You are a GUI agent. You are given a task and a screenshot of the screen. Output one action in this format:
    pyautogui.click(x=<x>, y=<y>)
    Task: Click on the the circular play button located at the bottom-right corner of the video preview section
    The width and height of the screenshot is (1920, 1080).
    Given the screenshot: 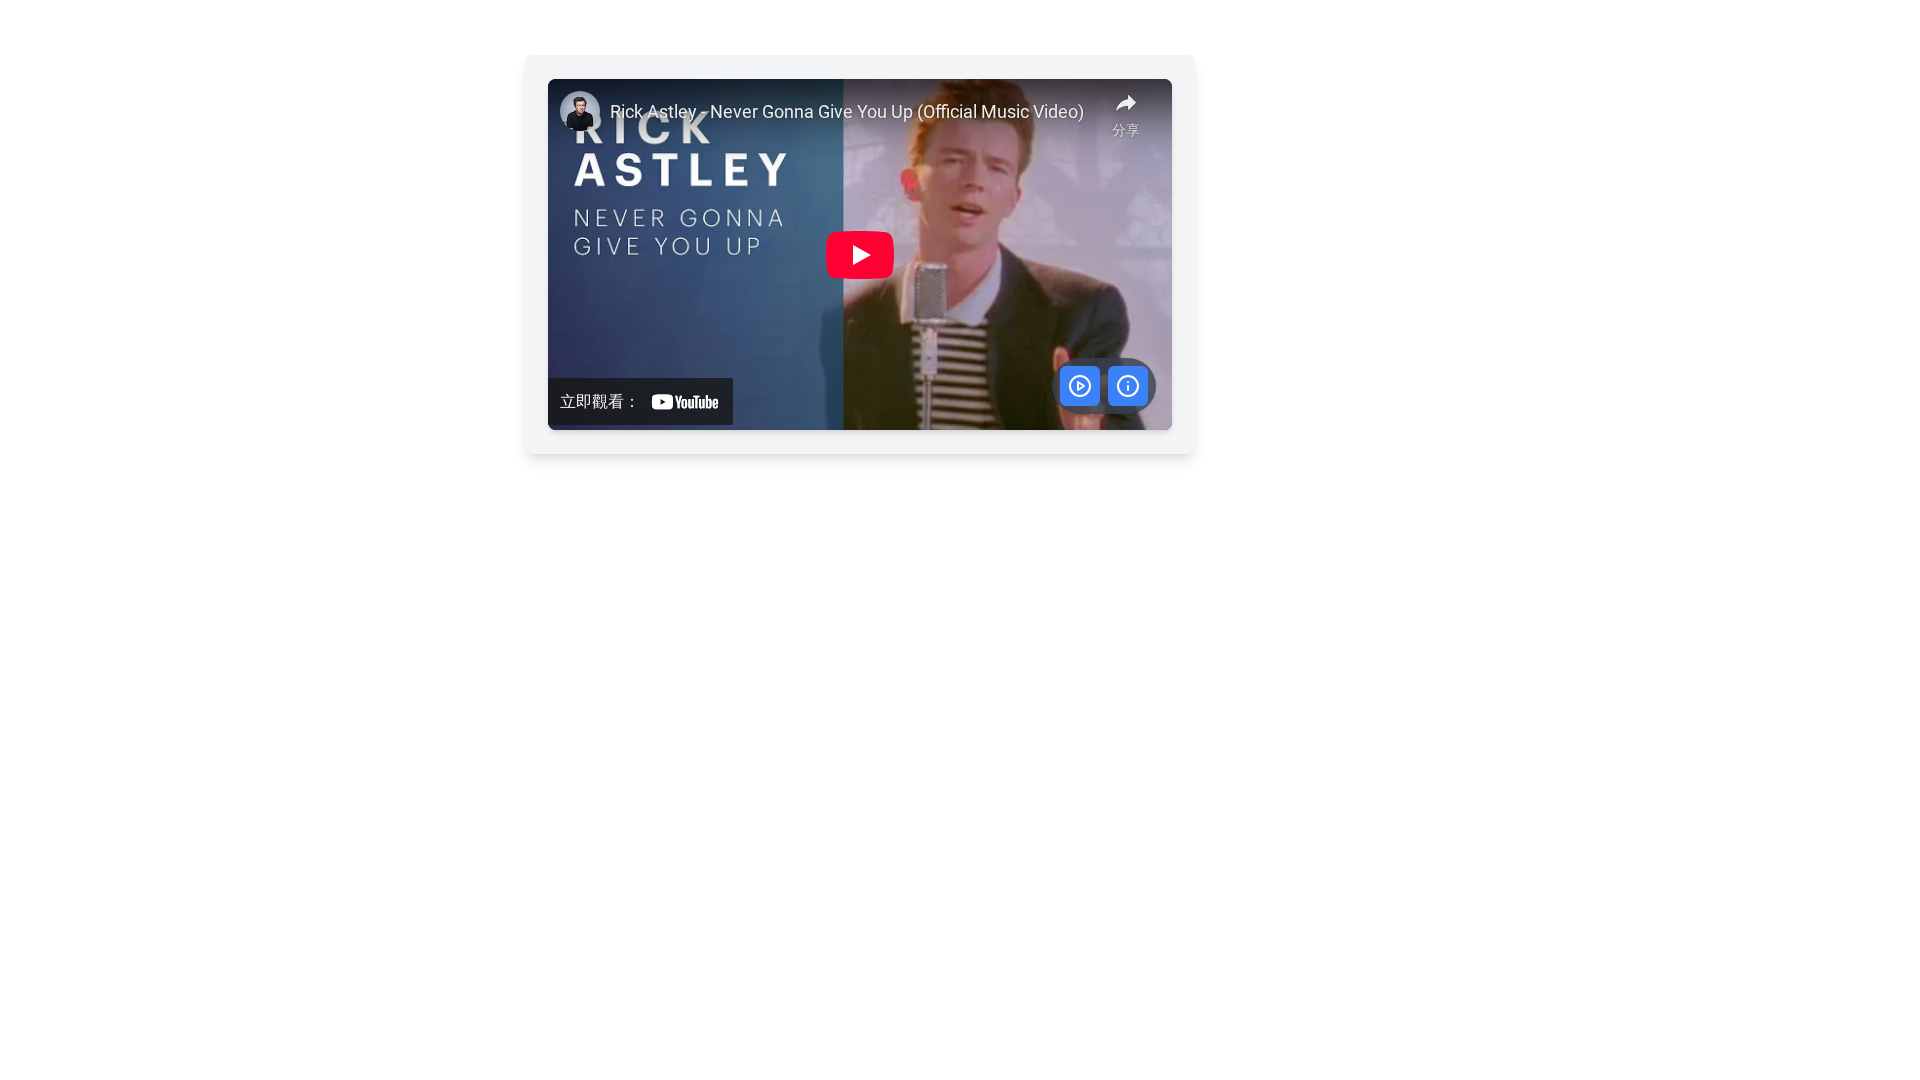 What is the action you would take?
    pyautogui.click(x=1078, y=385)
    